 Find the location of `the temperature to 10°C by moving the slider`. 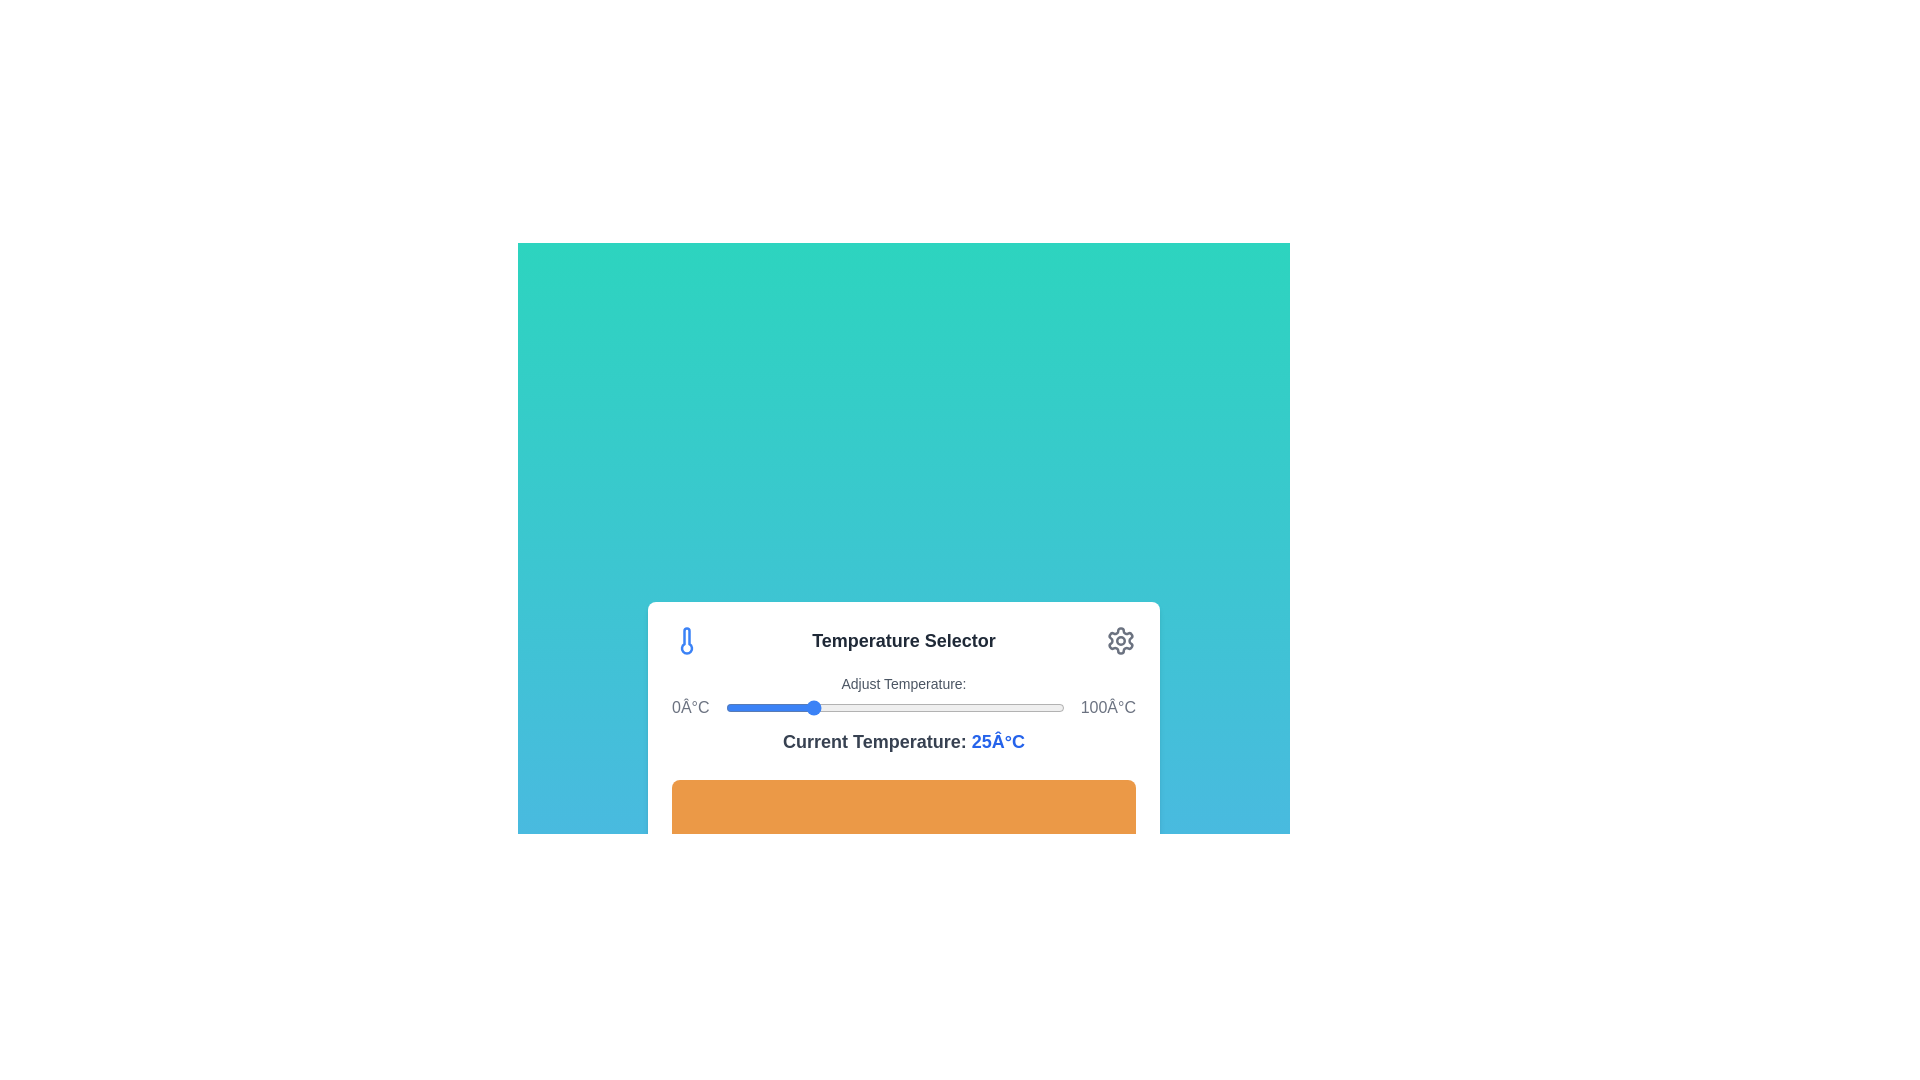

the temperature to 10°C by moving the slider is located at coordinates (757, 707).